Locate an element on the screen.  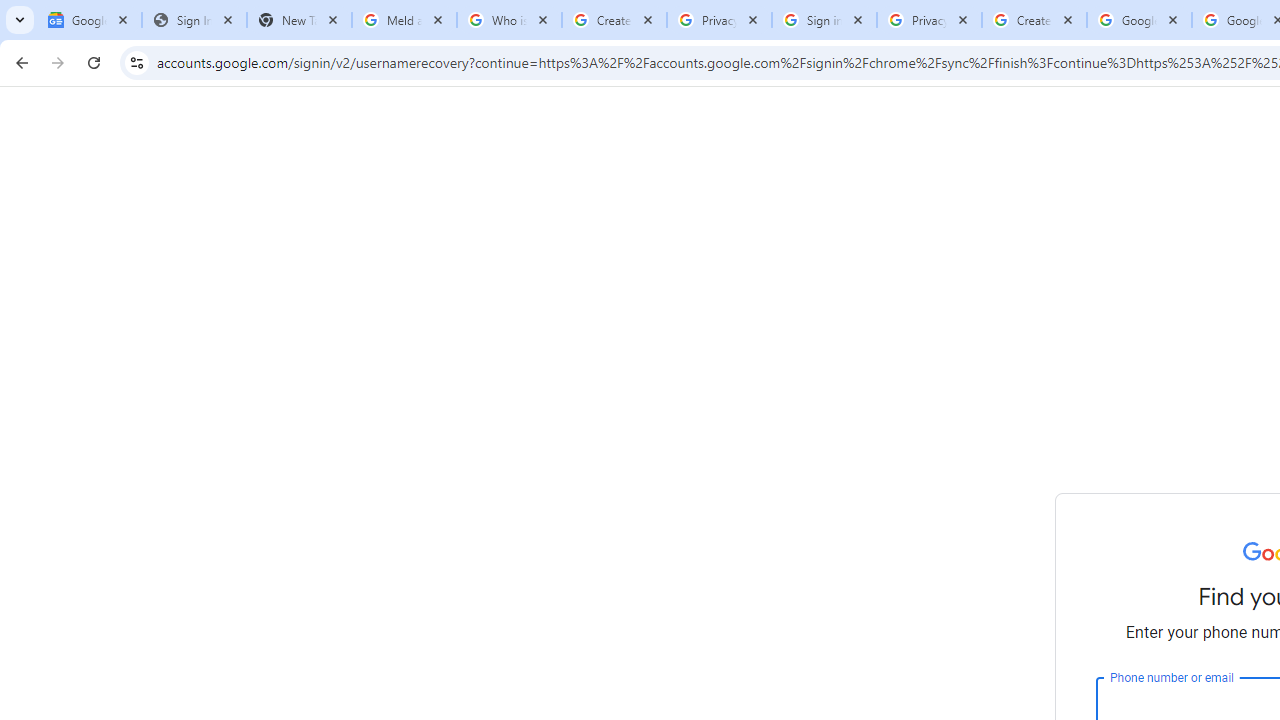
'Who is my administrator? - Google Account Help' is located at coordinates (509, 20).